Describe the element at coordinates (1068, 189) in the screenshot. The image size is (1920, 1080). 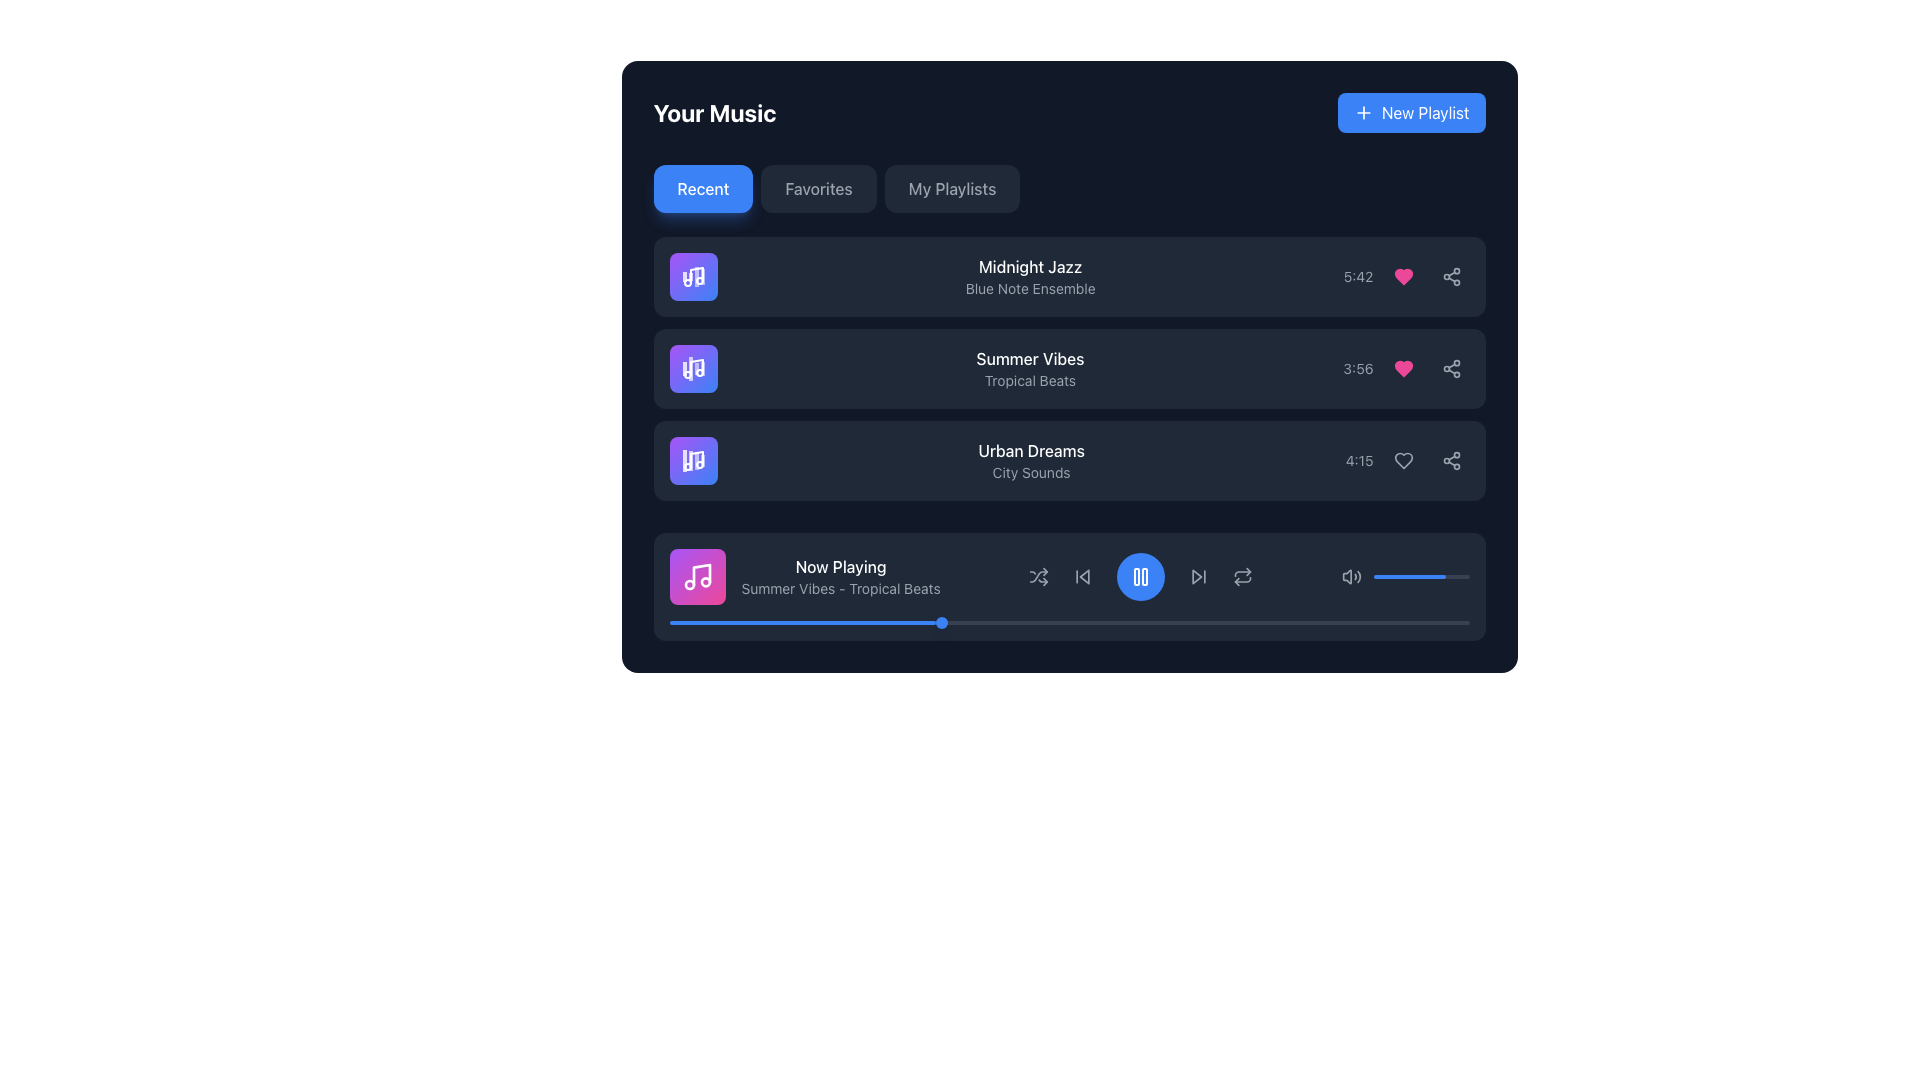
I see `the 'Recent' button in the tabbed navigation bar` at that location.